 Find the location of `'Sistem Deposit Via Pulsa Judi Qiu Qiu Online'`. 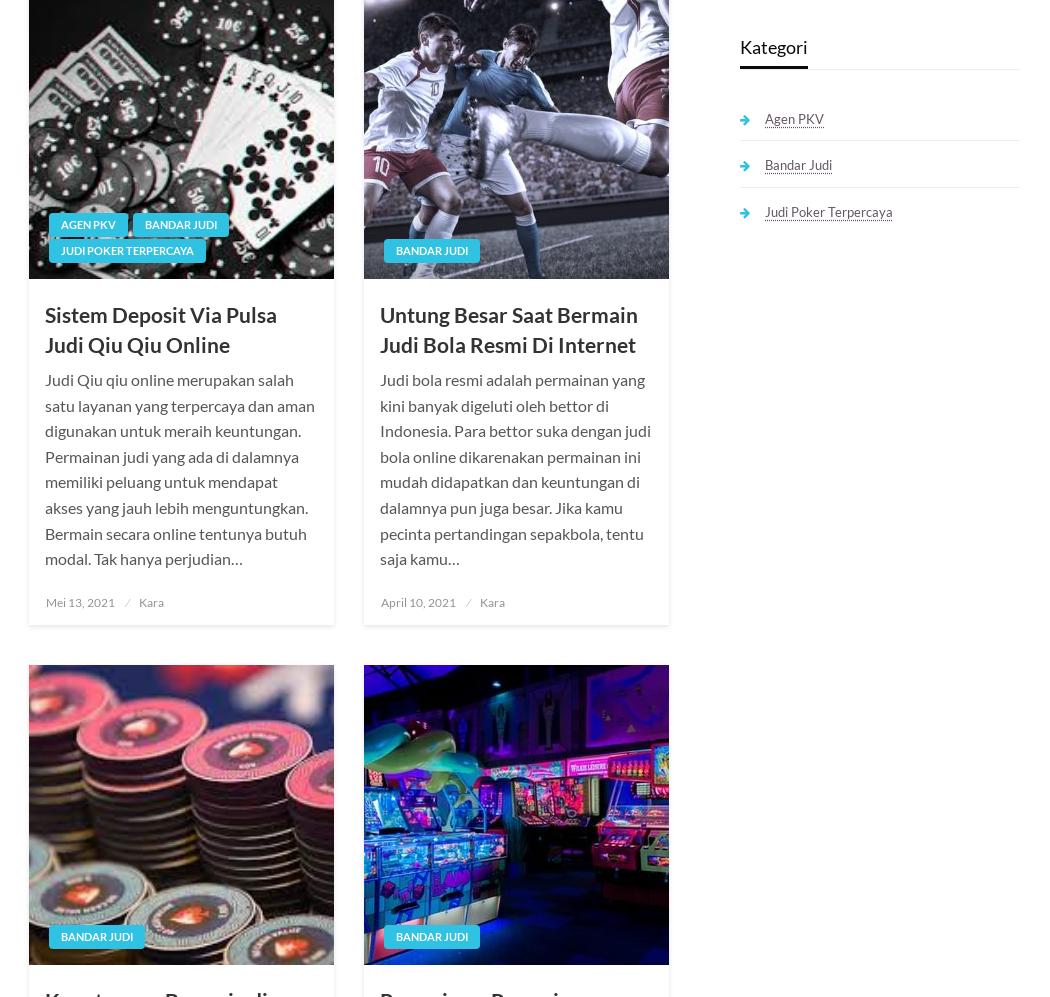

'Sistem Deposit Via Pulsa Judi Qiu Qiu Online' is located at coordinates (160, 328).